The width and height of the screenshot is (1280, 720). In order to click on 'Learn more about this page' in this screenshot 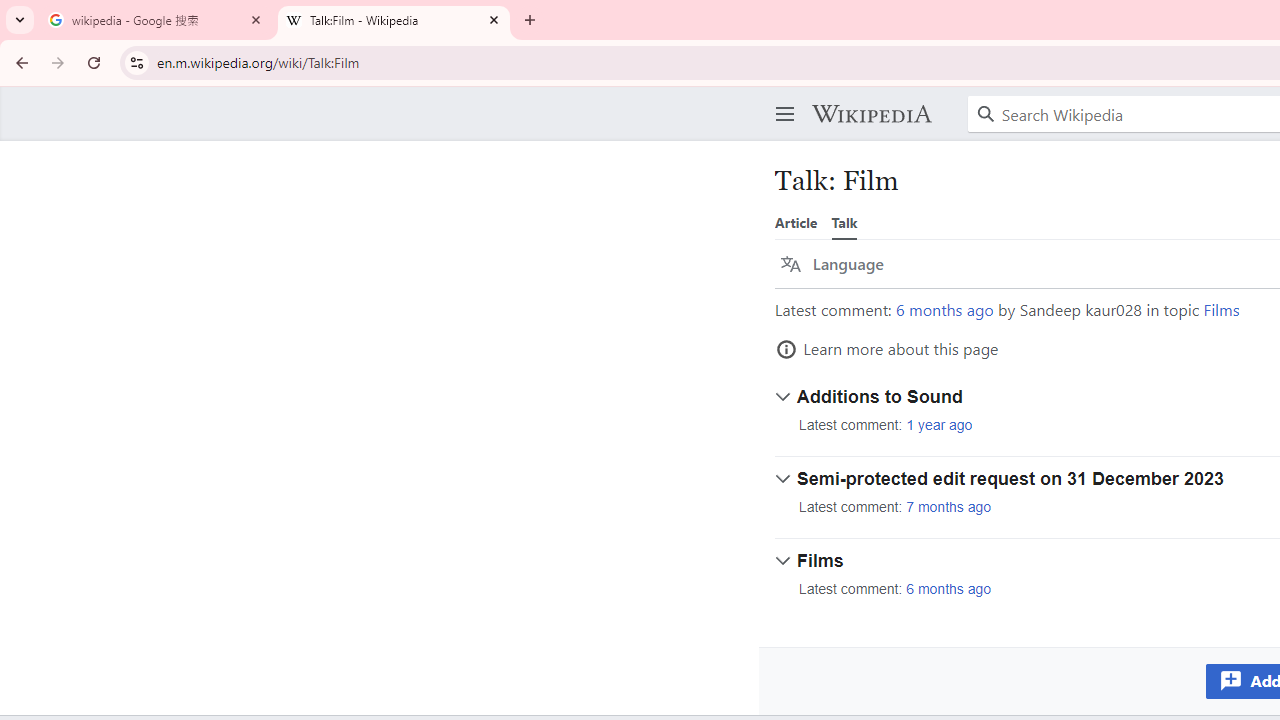, I will do `click(886, 348)`.